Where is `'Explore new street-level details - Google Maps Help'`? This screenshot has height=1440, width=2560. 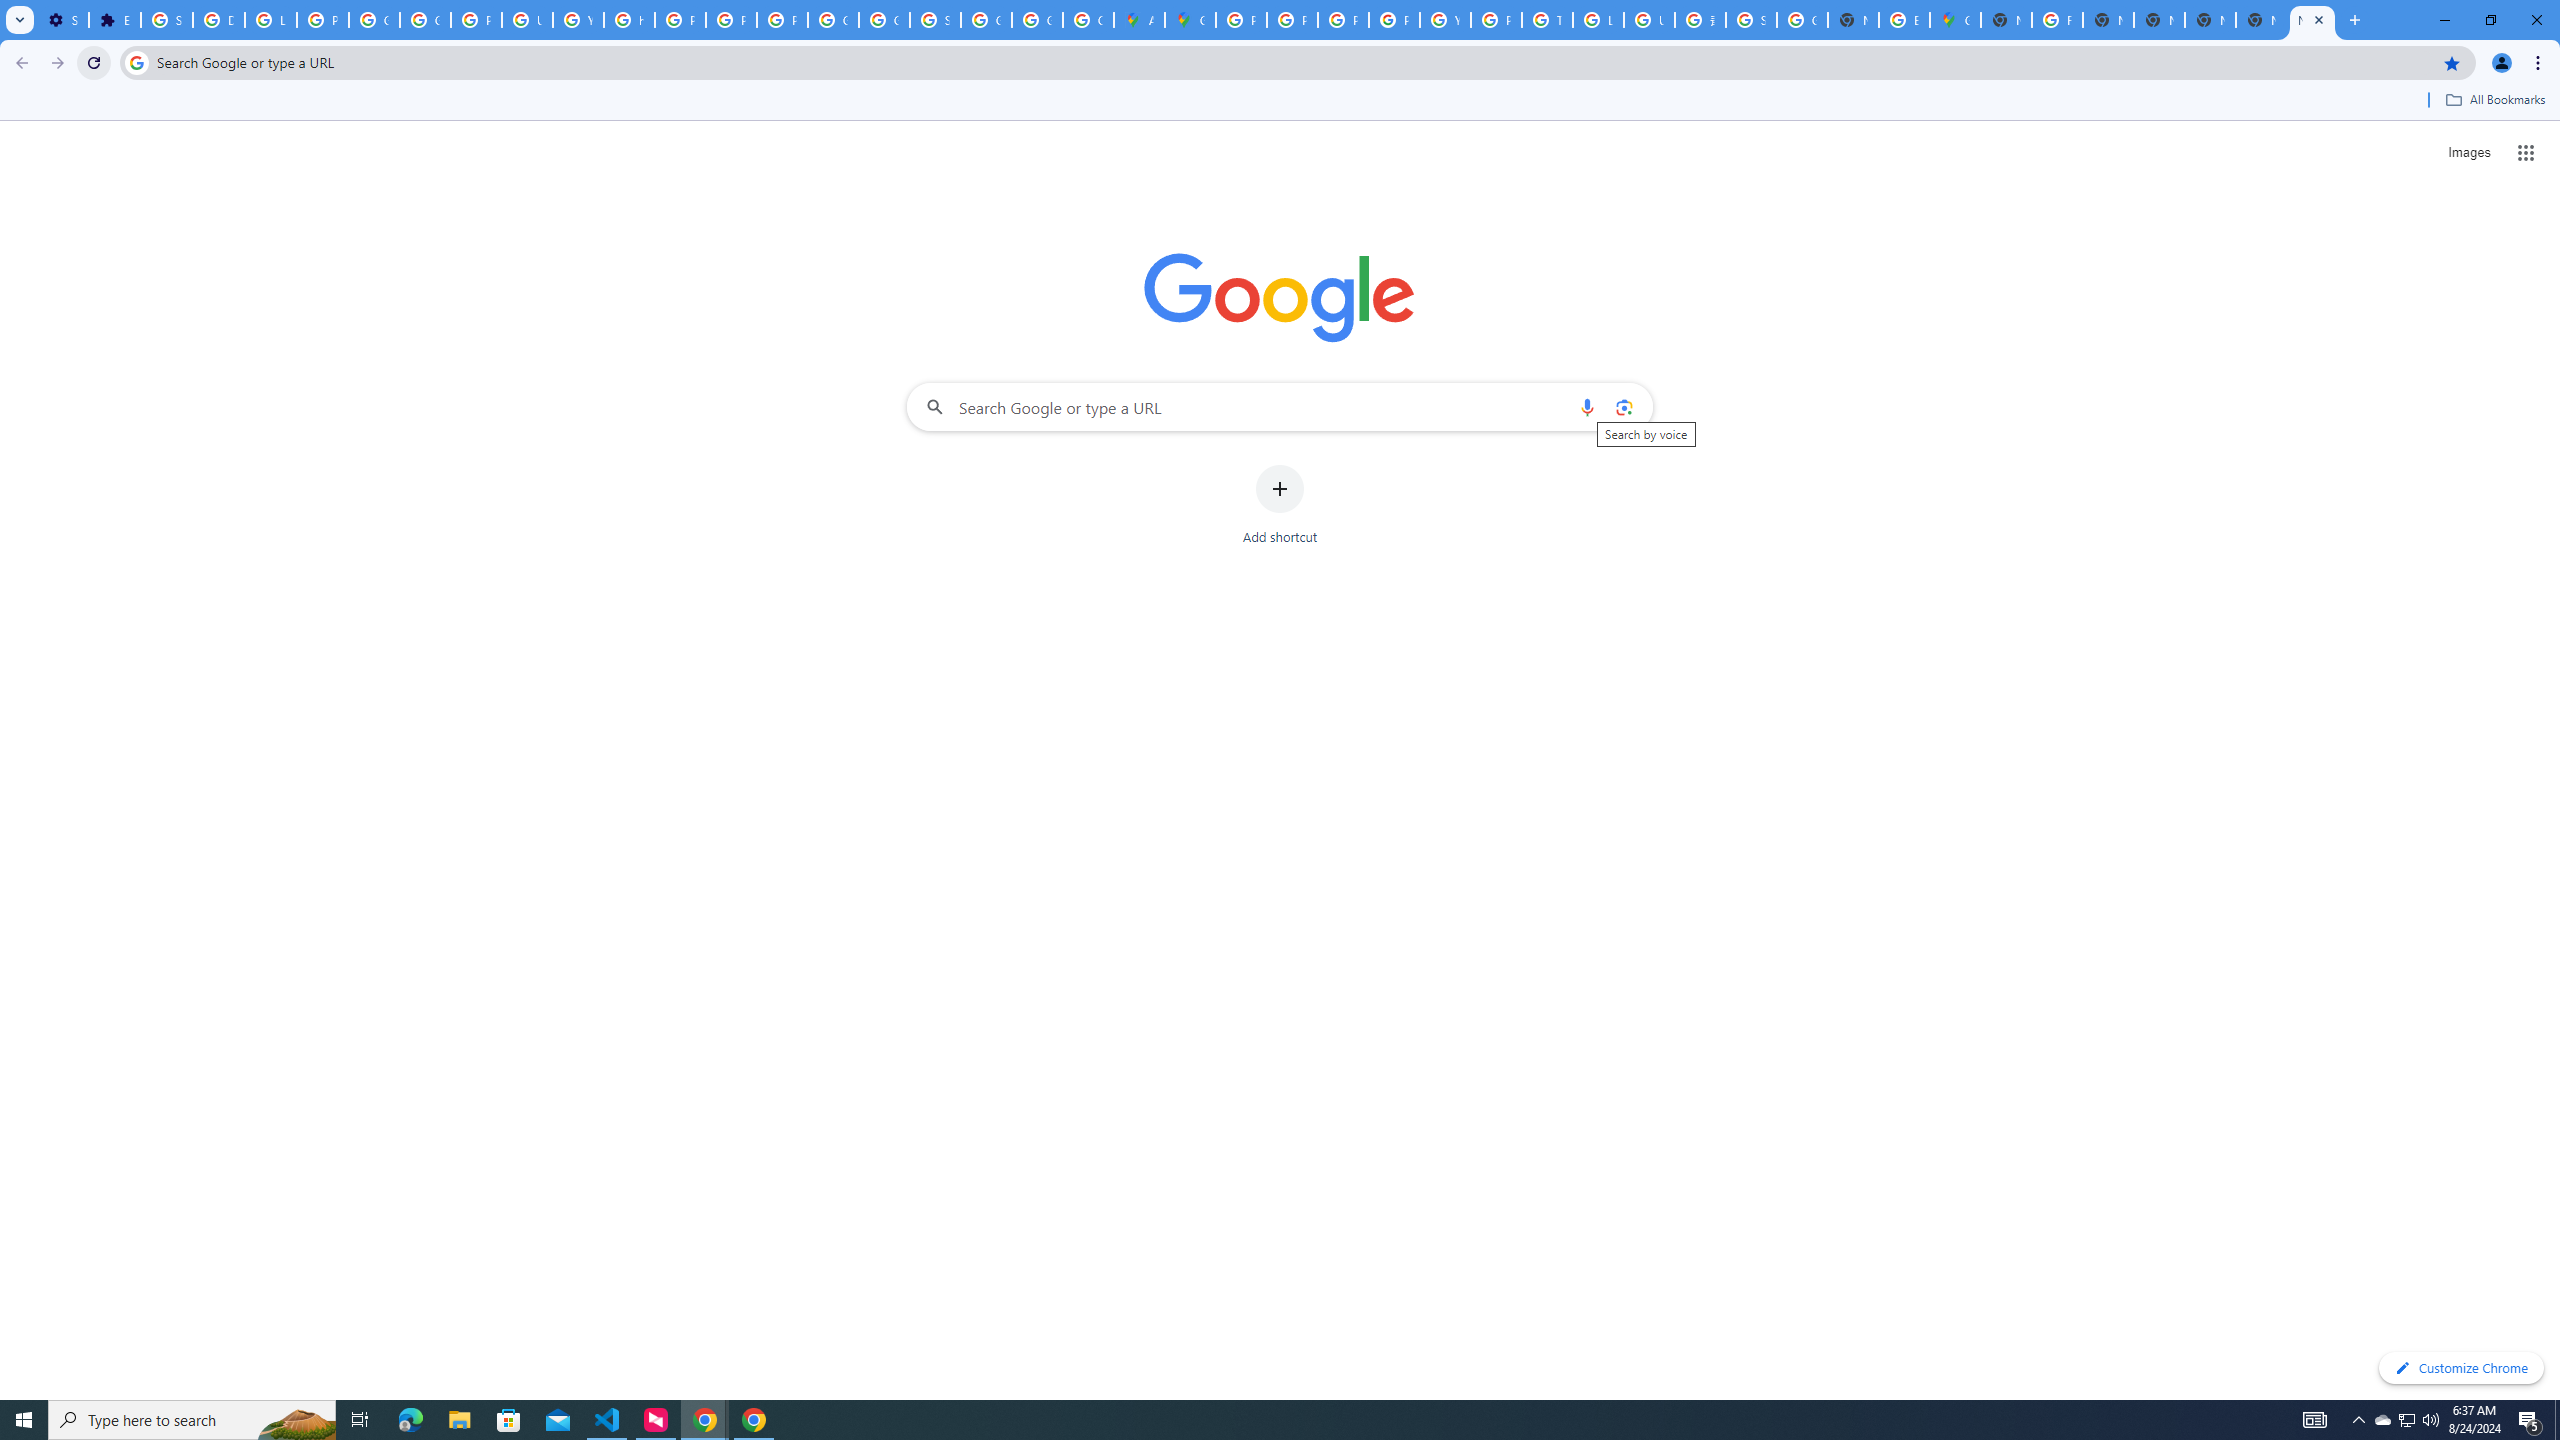
'Explore new street-level details - Google Maps Help' is located at coordinates (1903, 19).